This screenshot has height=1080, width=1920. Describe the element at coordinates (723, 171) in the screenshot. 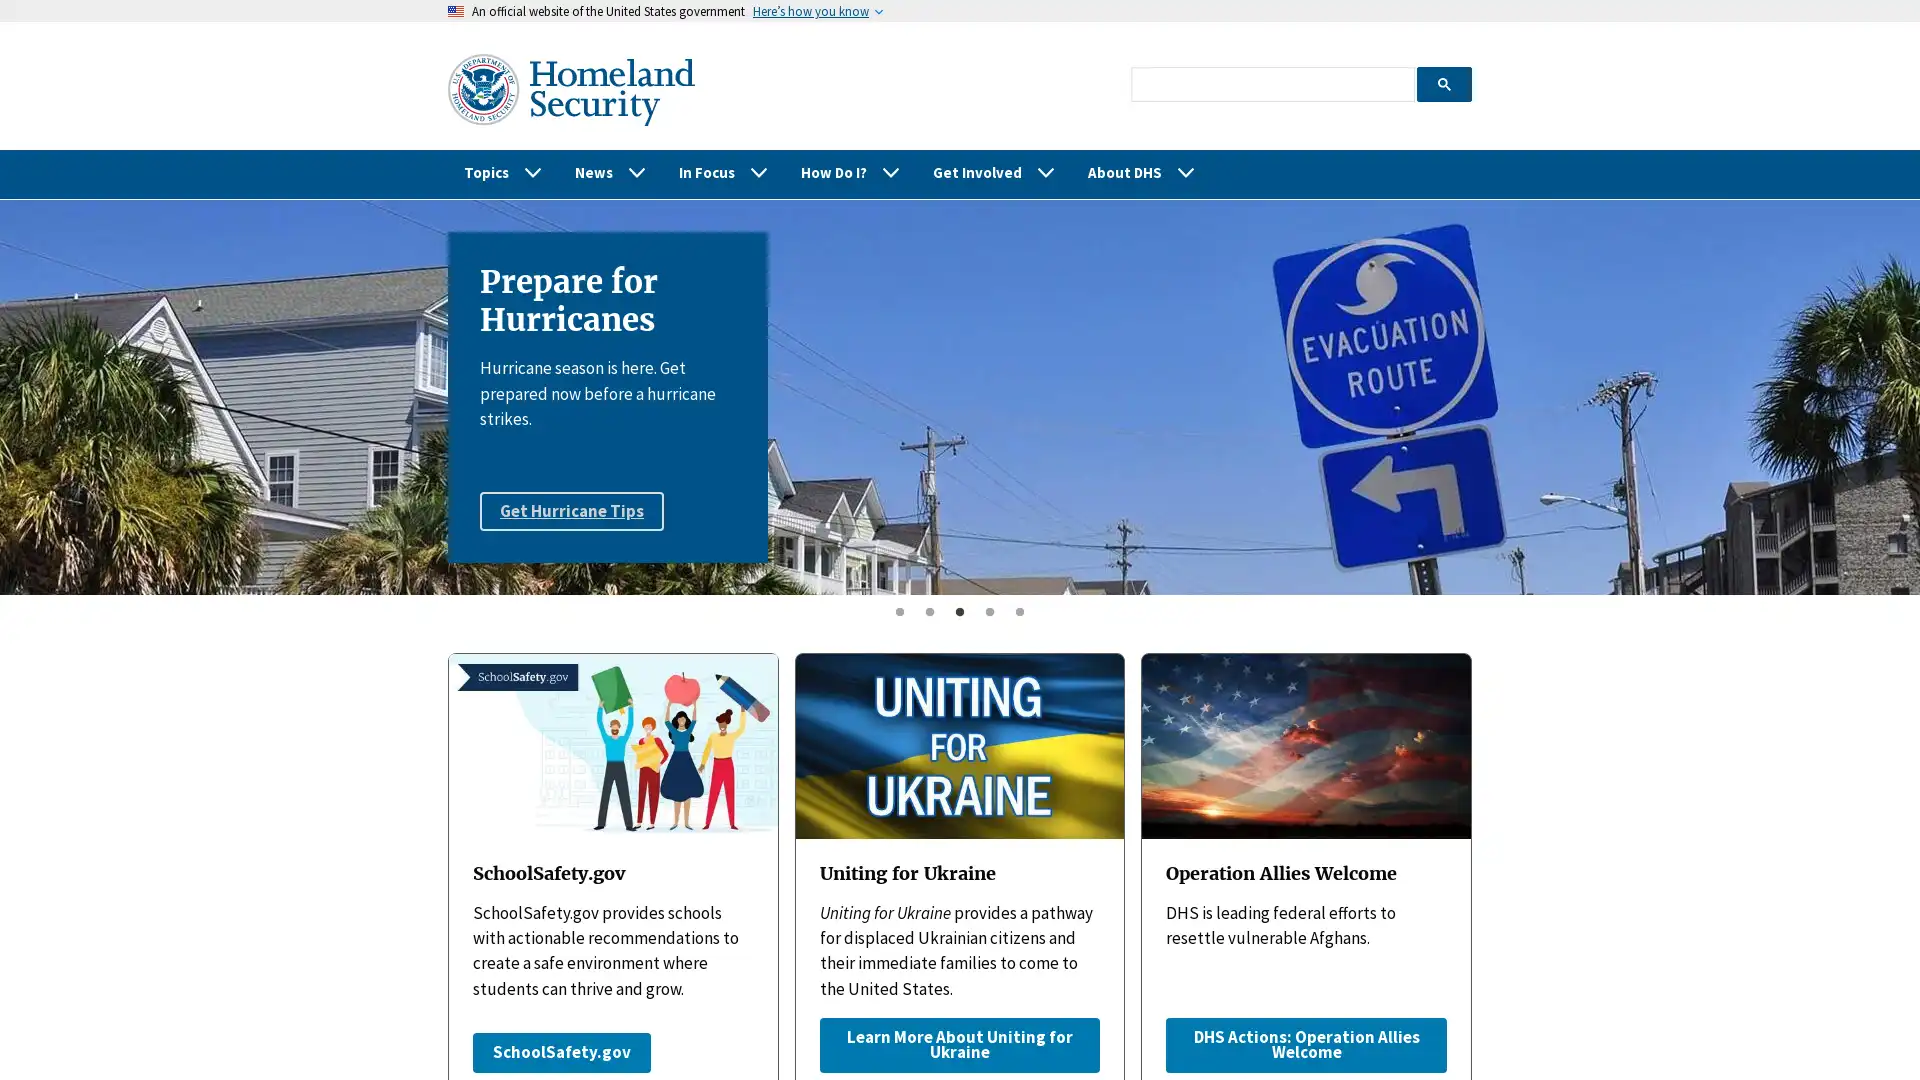

I see `In Focus` at that location.